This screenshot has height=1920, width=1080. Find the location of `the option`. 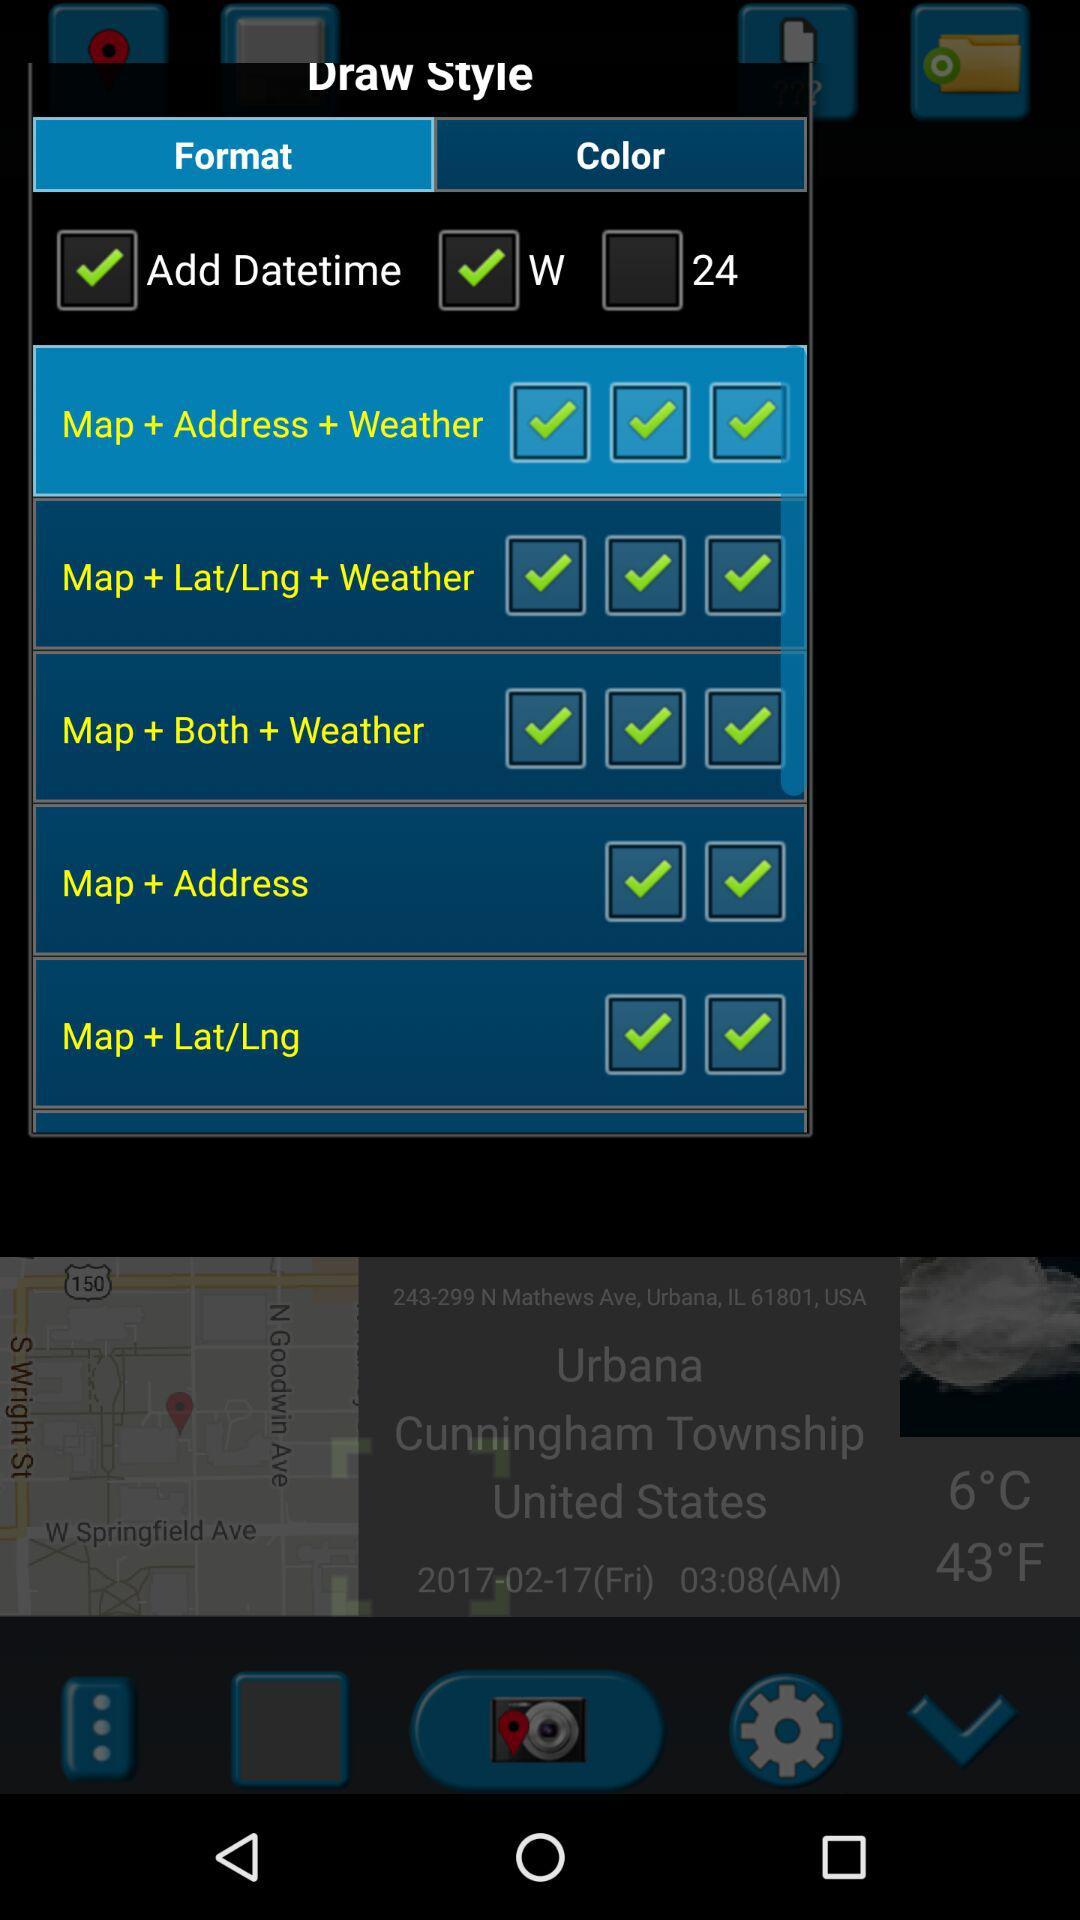

the option is located at coordinates (744, 725).